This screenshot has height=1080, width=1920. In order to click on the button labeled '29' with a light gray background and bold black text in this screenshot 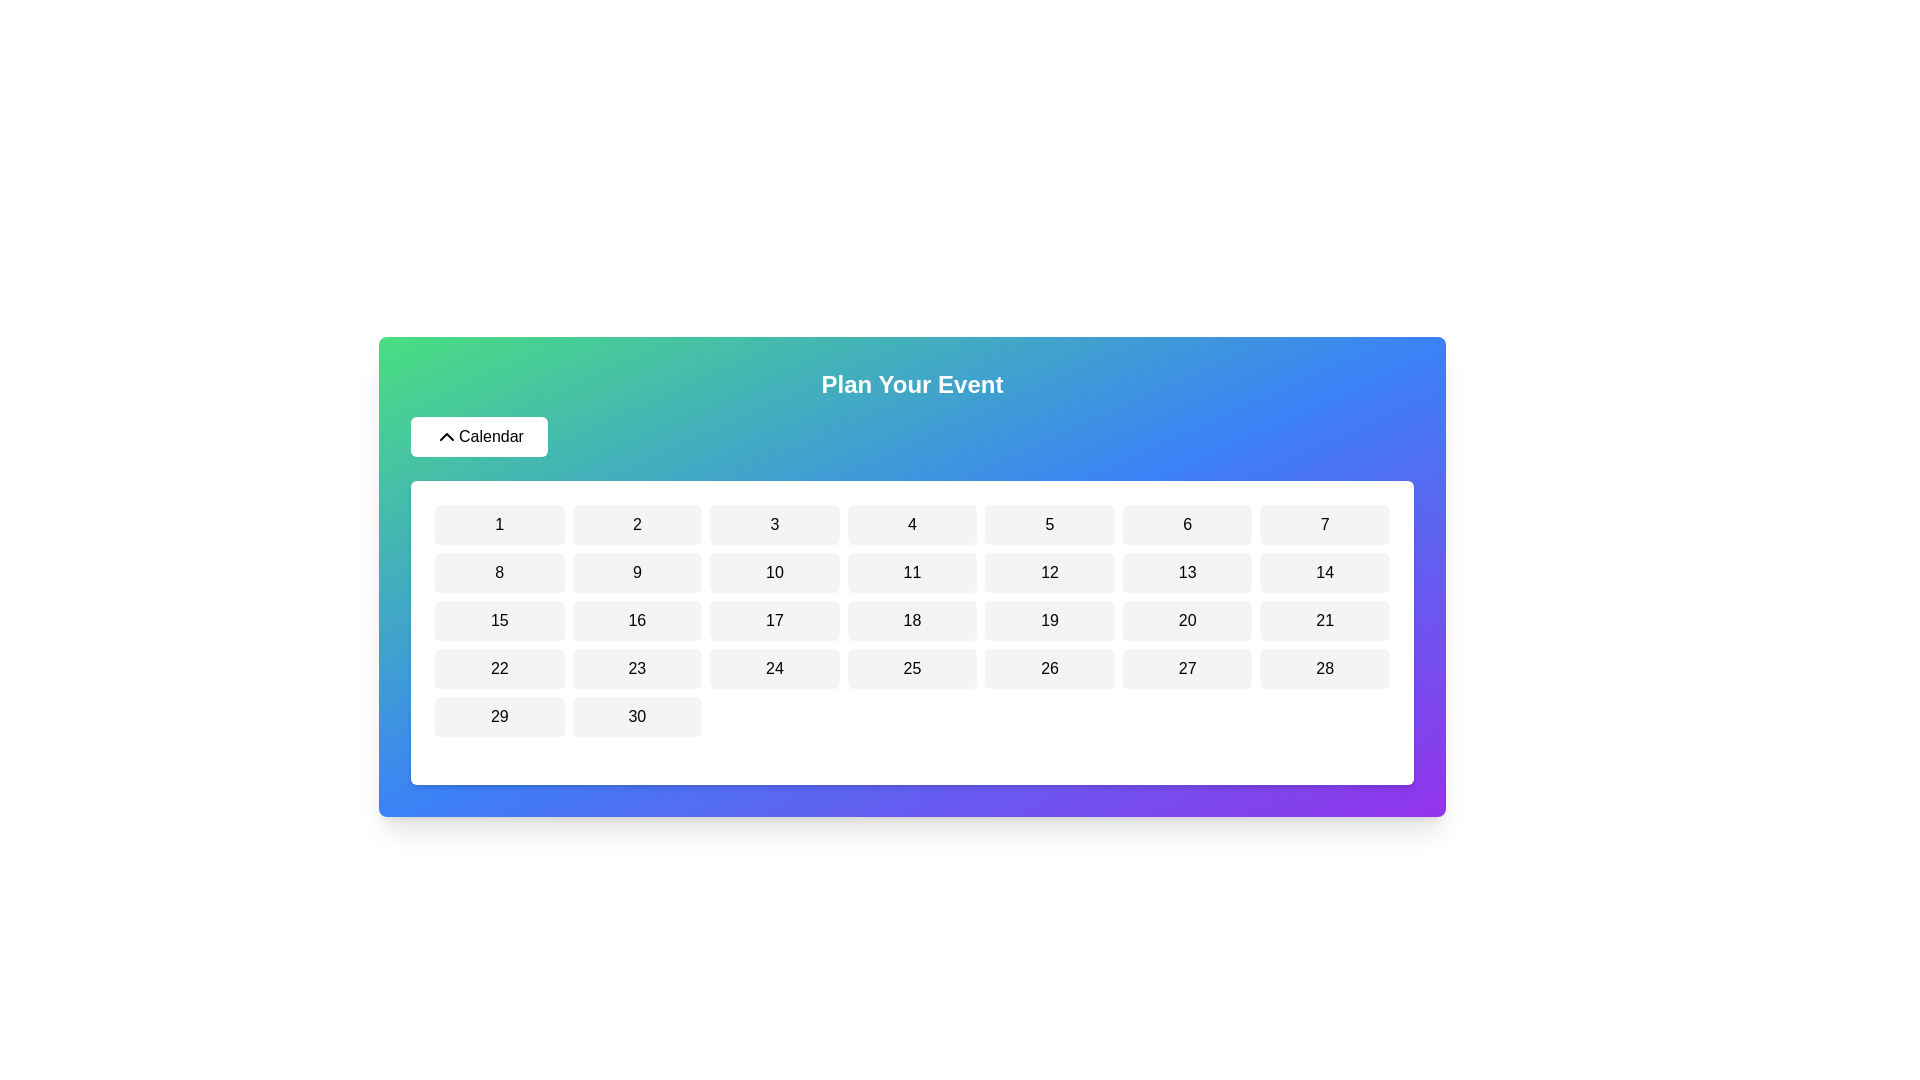, I will do `click(499, 716)`.